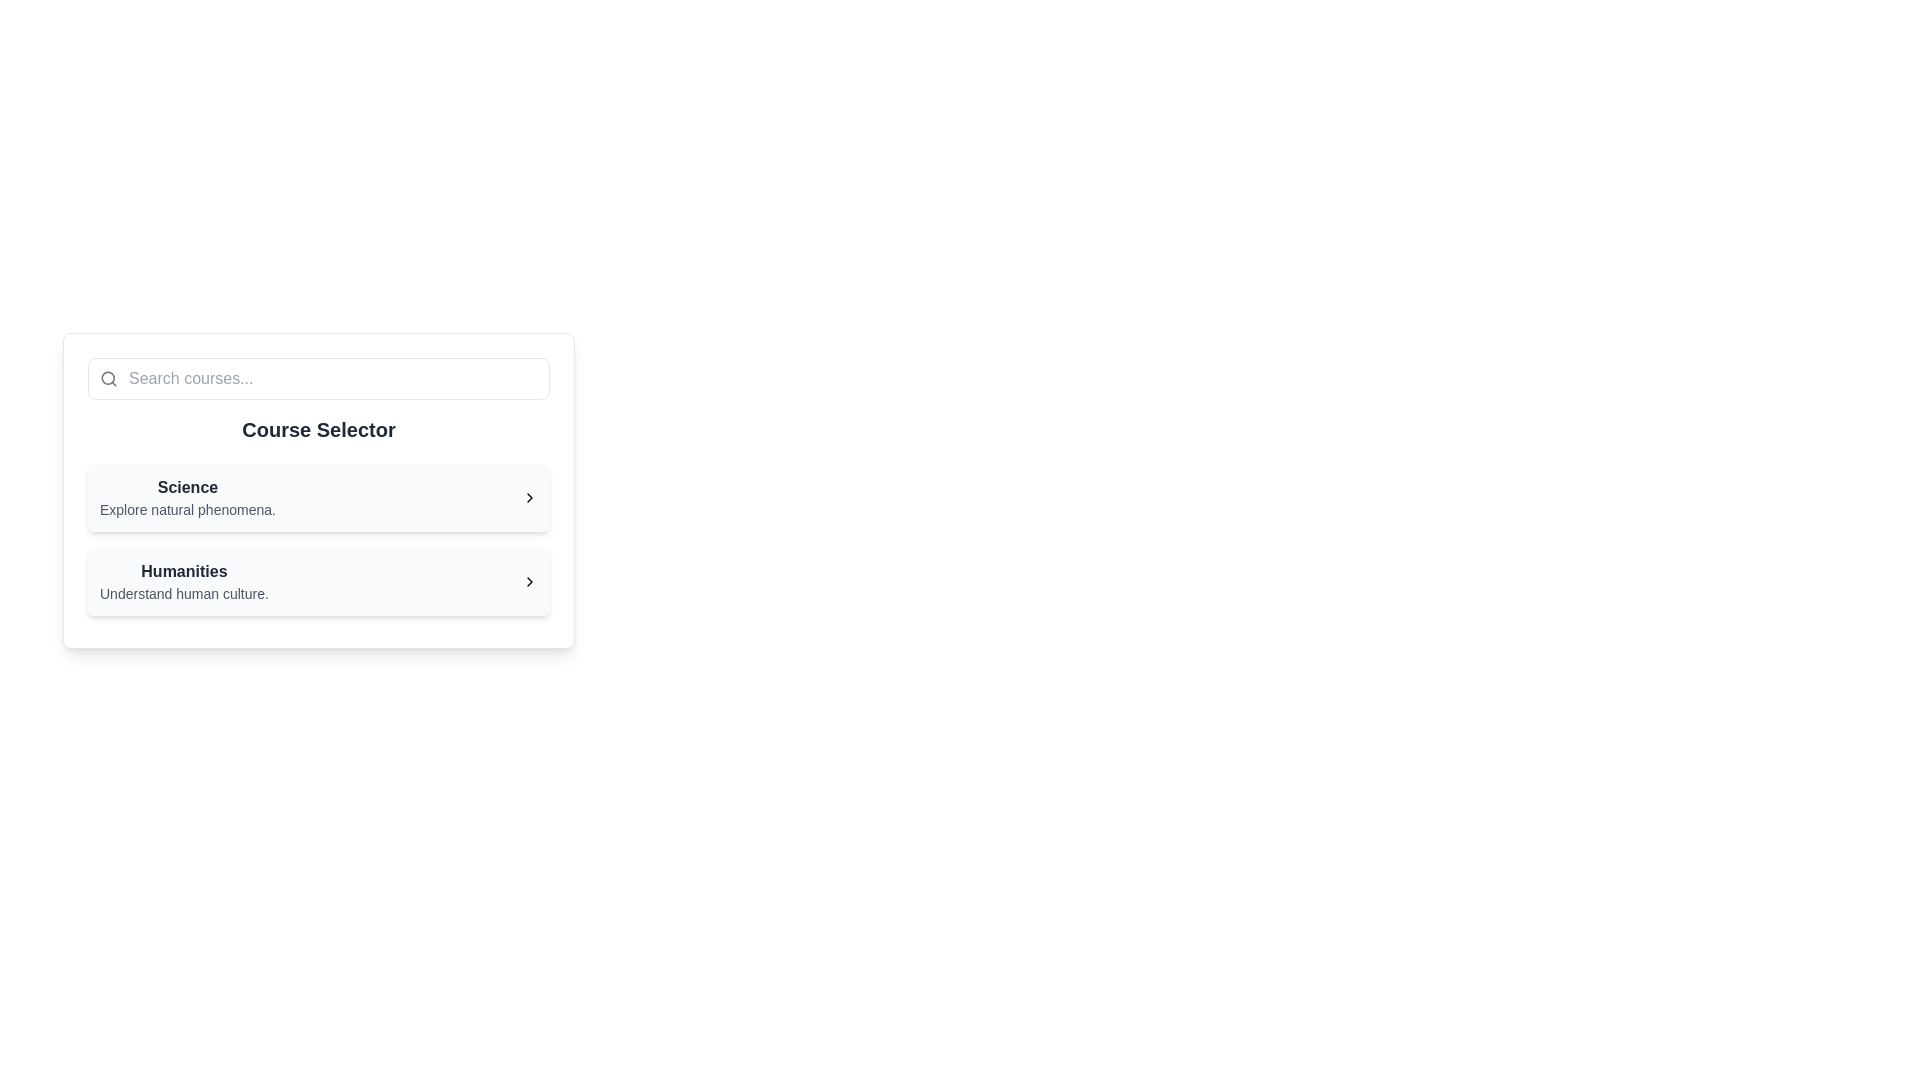  I want to click on the navigation icon located at the far right end of the 'Science' item box, adjacent to the text 'Explore natural phenomena.' for accessibility, so click(529, 496).